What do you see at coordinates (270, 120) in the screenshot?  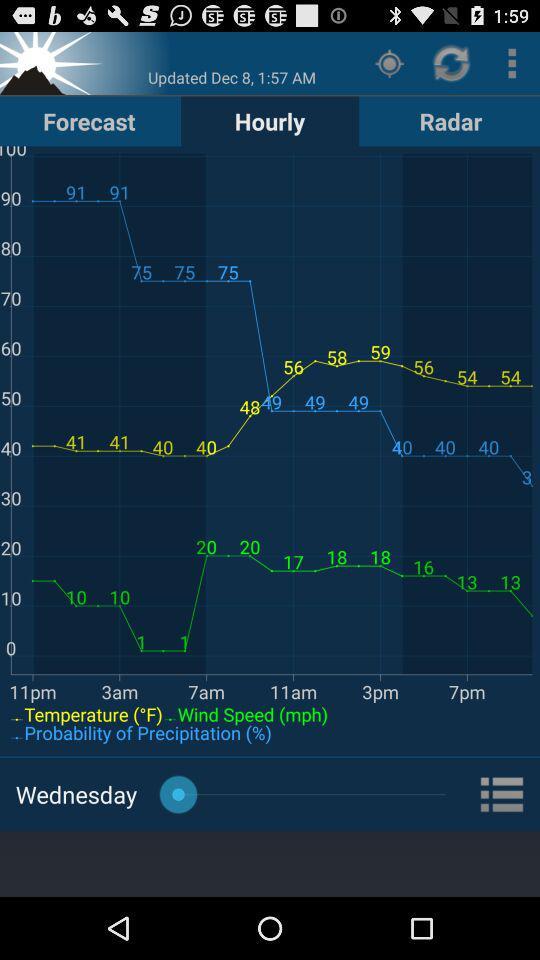 I see `the hourly icon` at bounding box center [270, 120].